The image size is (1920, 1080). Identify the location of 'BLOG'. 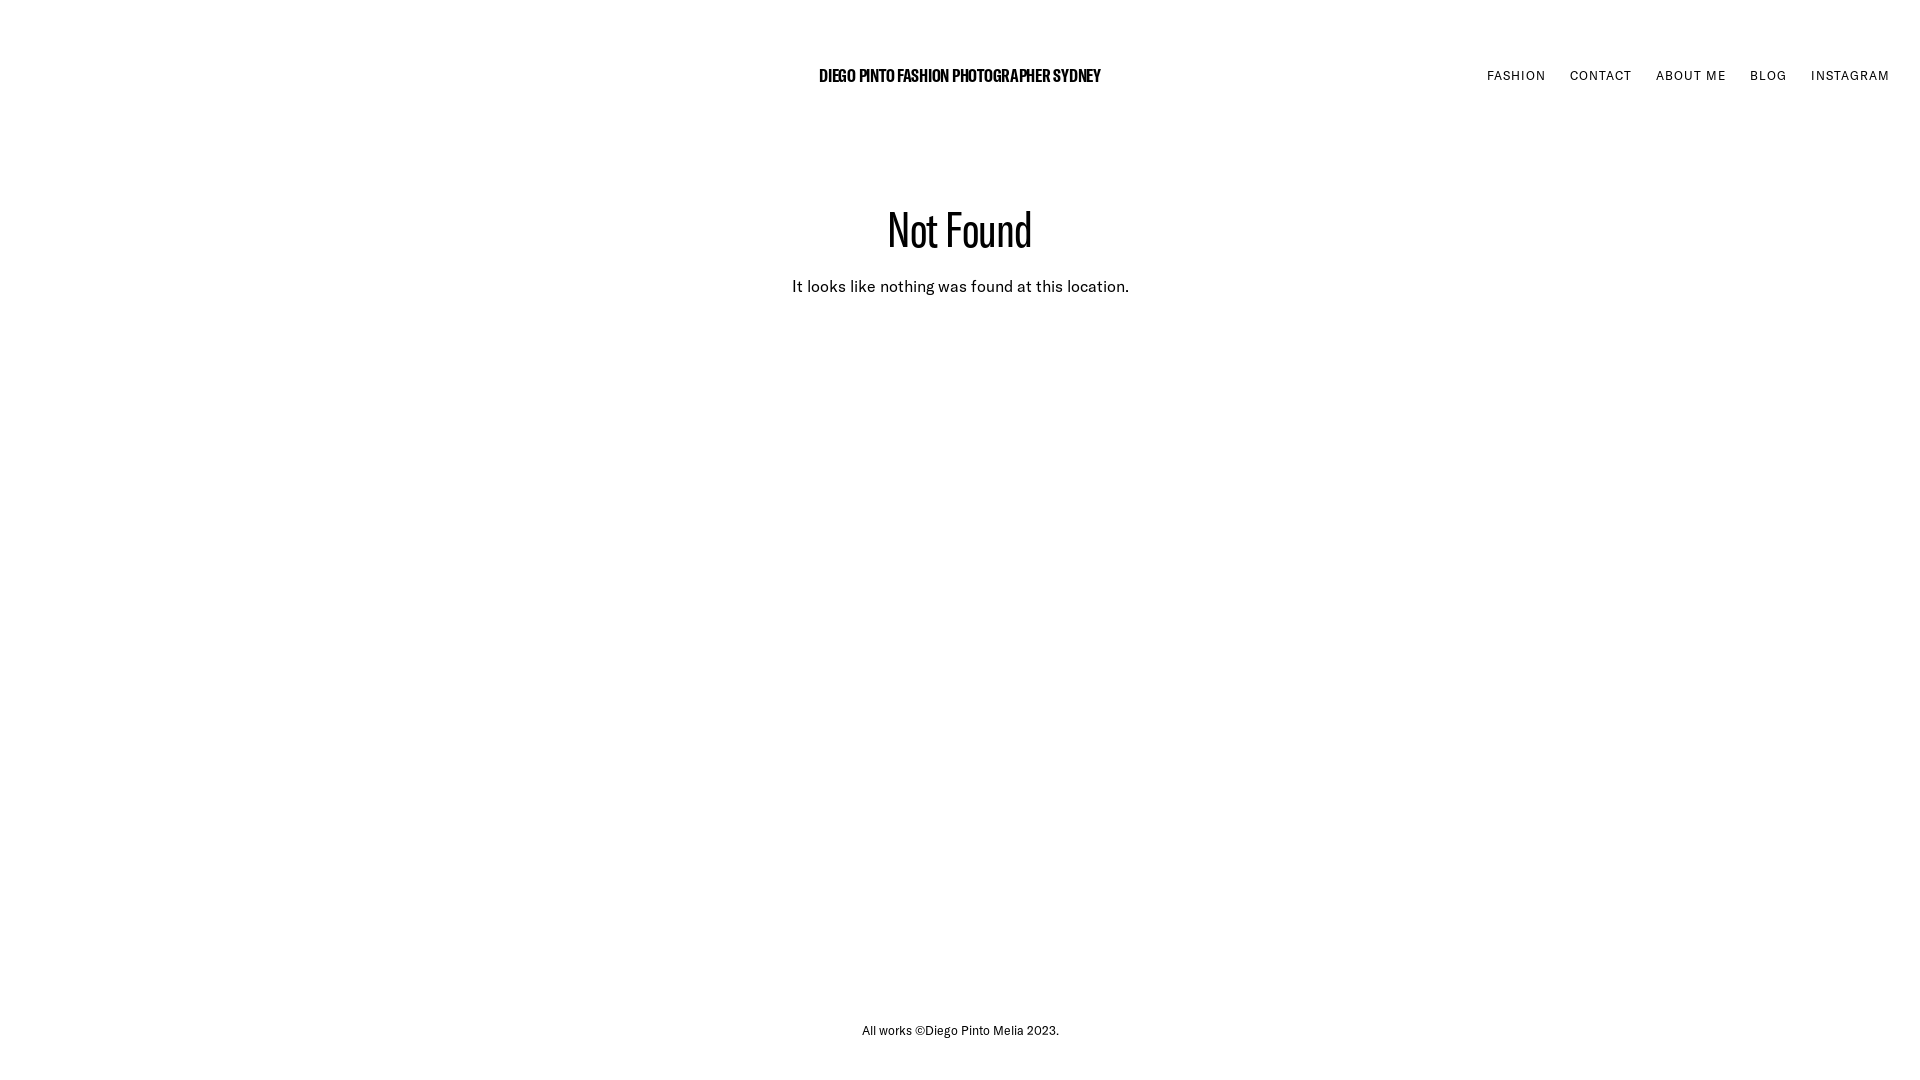
(1768, 74).